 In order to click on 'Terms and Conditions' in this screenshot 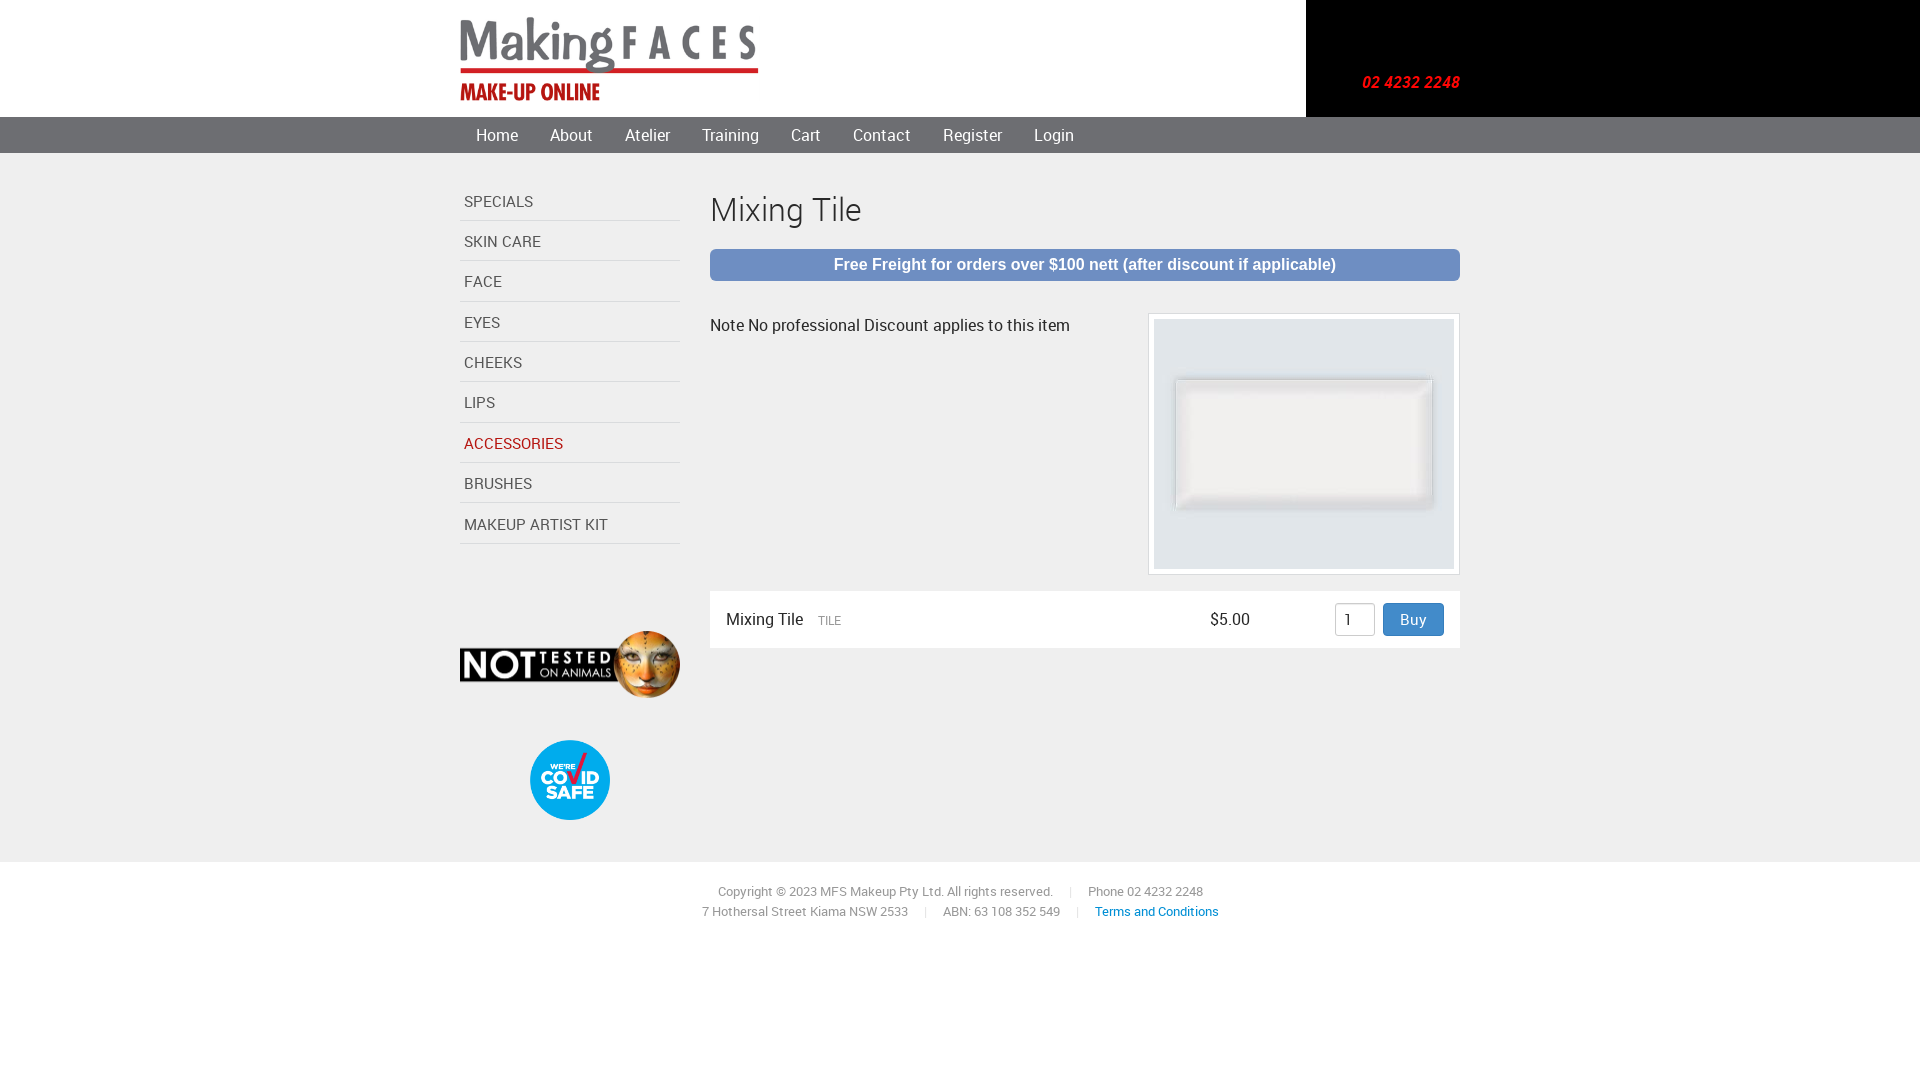, I will do `click(1156, 910)`.